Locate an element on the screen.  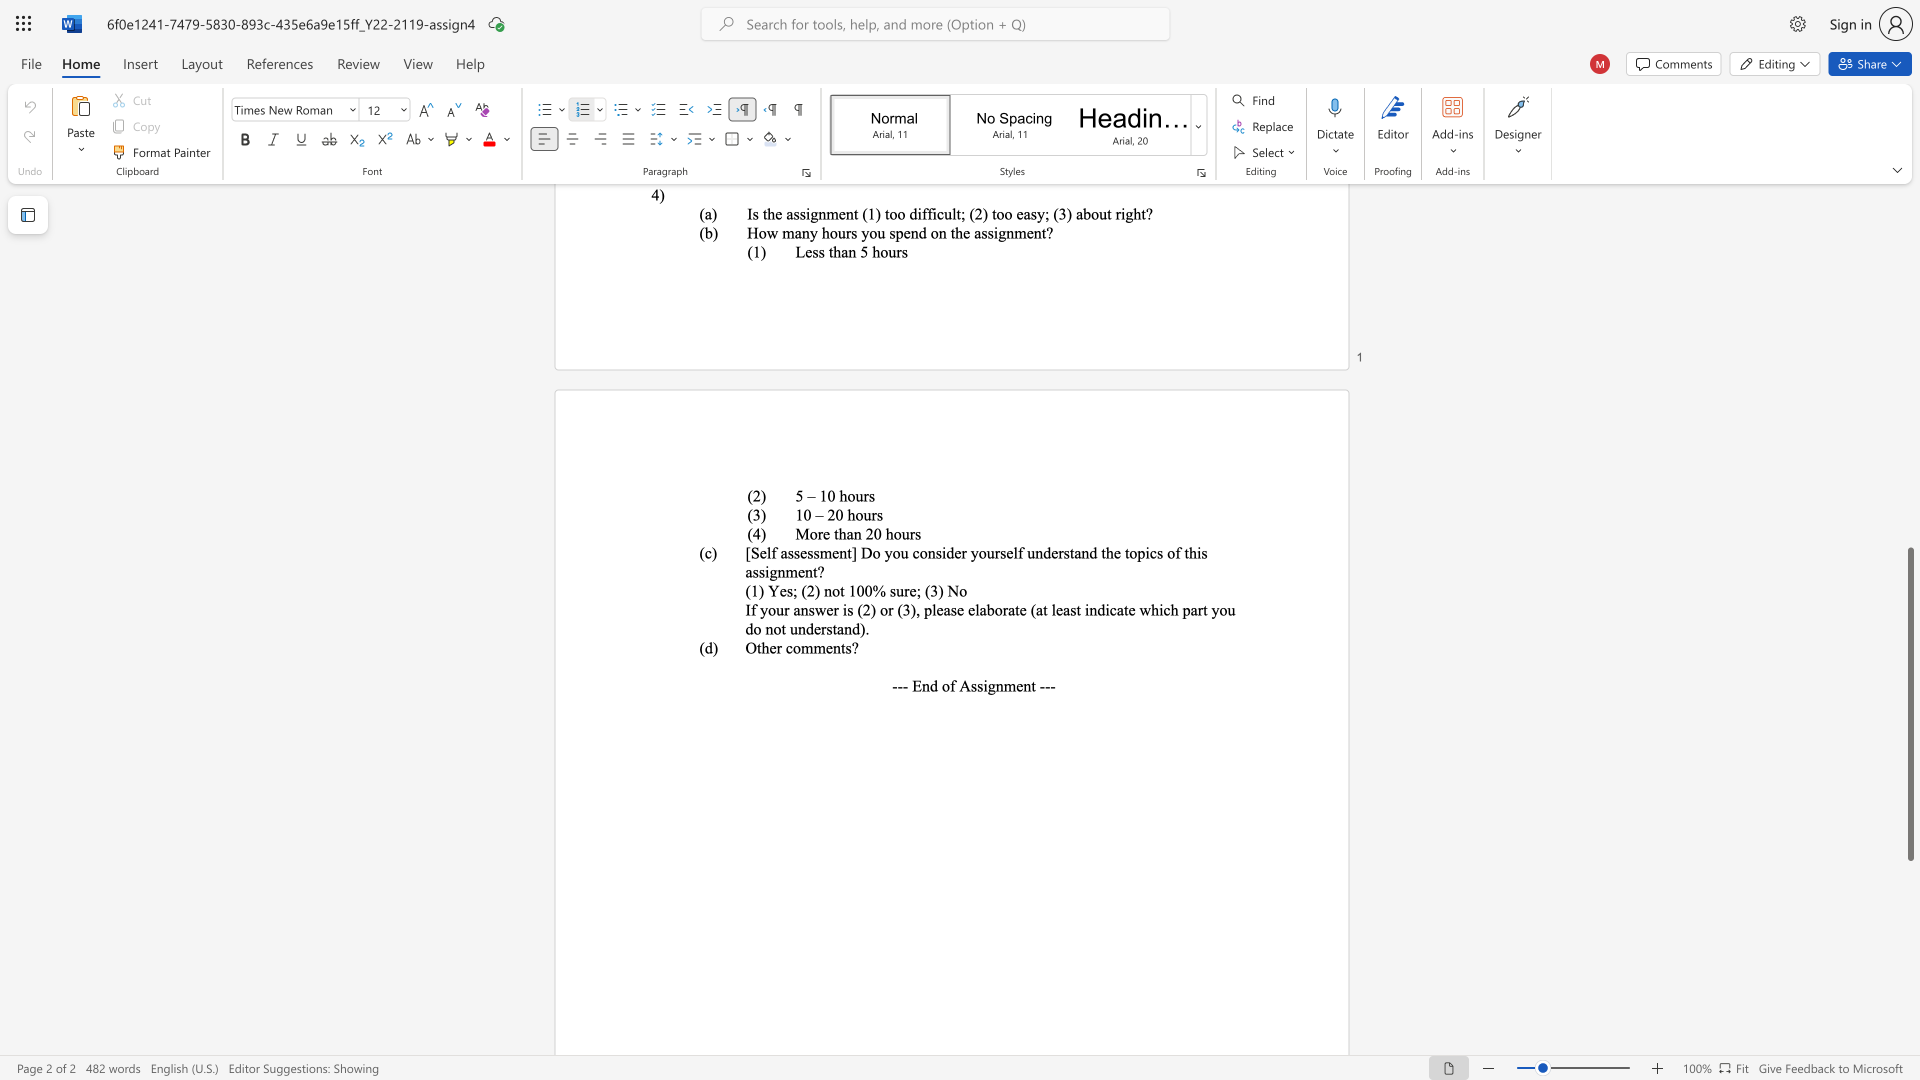
the 1th character "s" in the text is located at coordinates (848, 648).